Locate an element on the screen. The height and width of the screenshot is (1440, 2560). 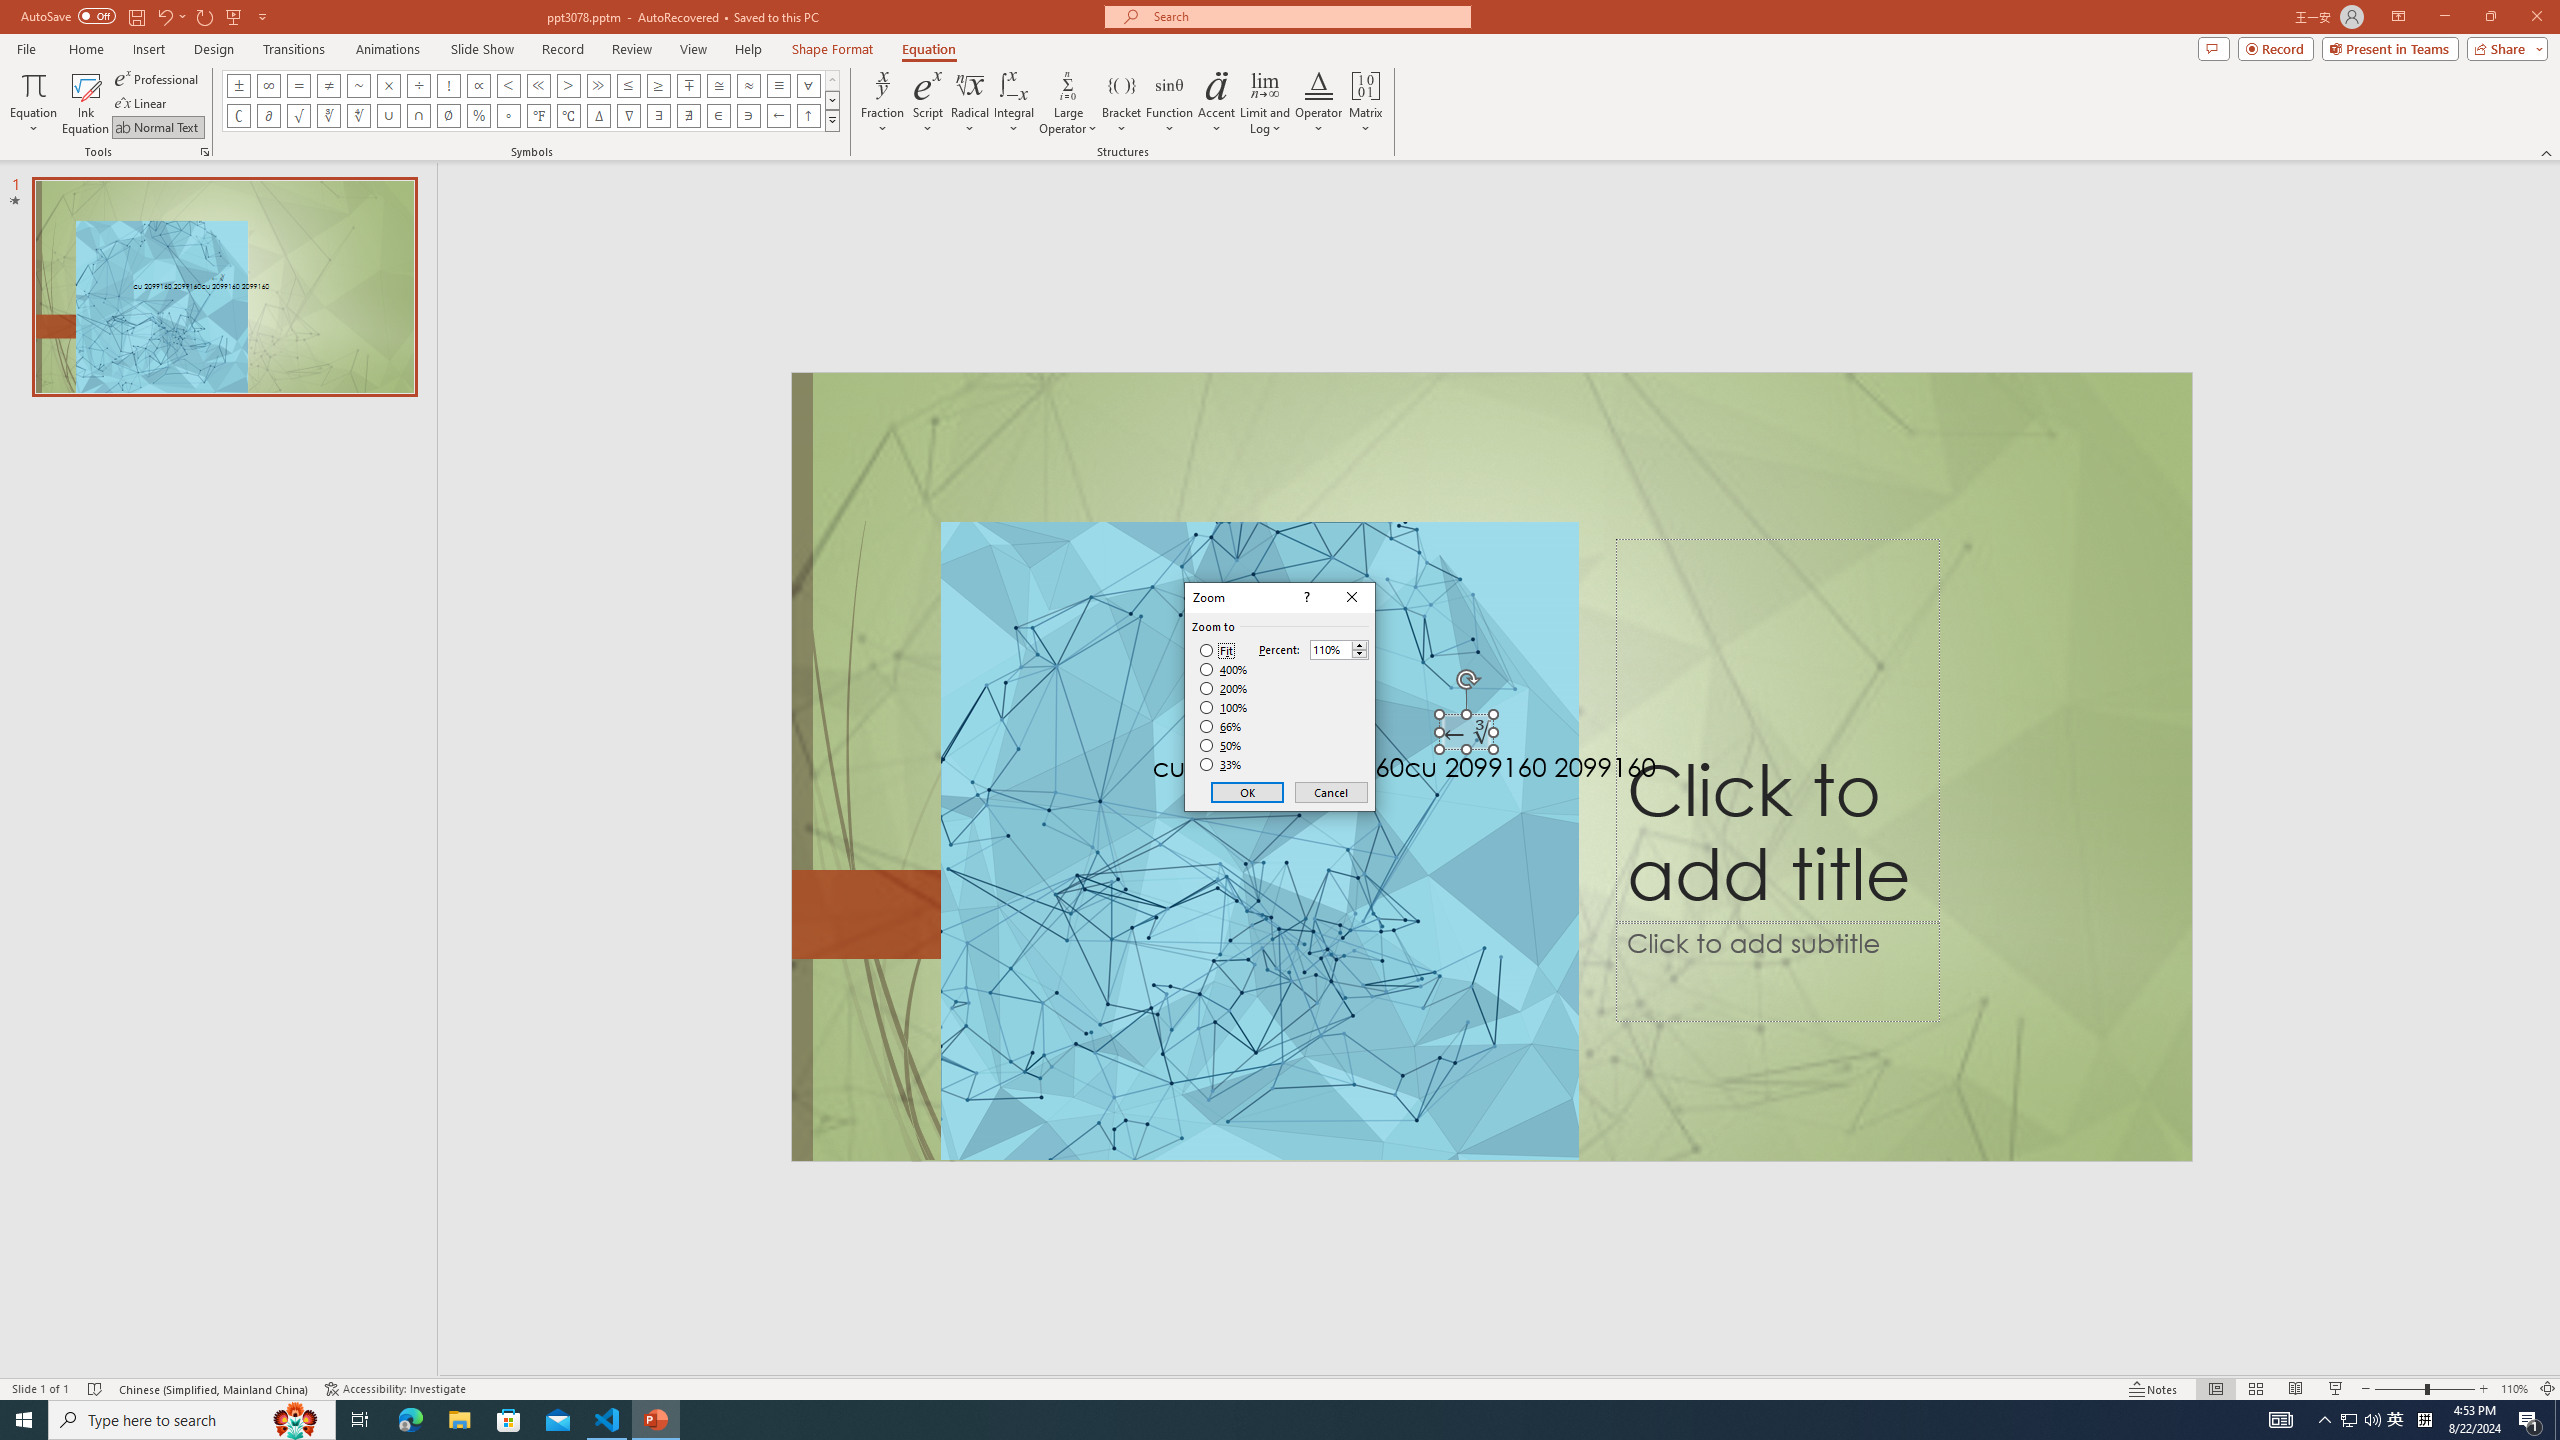
'Operator' is located at coordinates (1317, 103).